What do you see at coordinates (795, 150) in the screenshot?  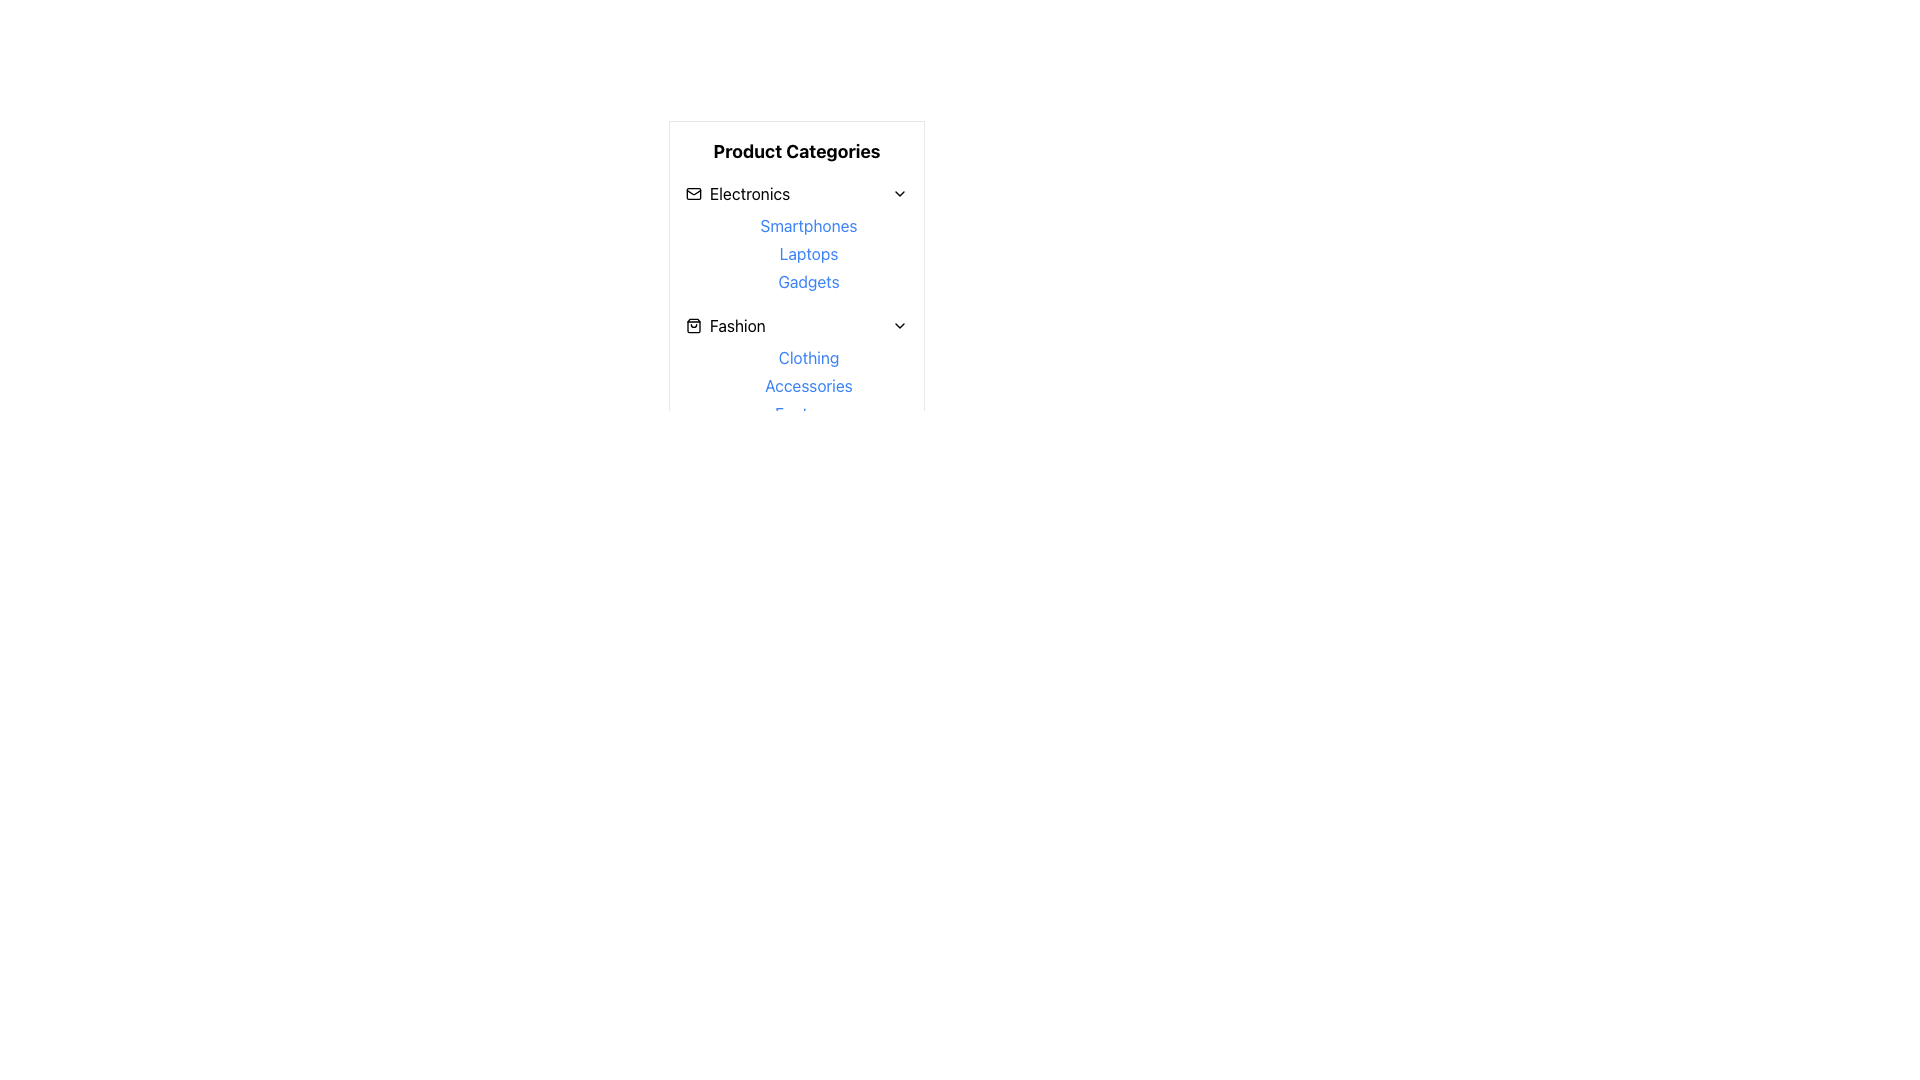 I see `the Text header element that indicates the content type of the section, which is located at the top of the vertical list structure containing product categories` at bounding box center [795, 150].